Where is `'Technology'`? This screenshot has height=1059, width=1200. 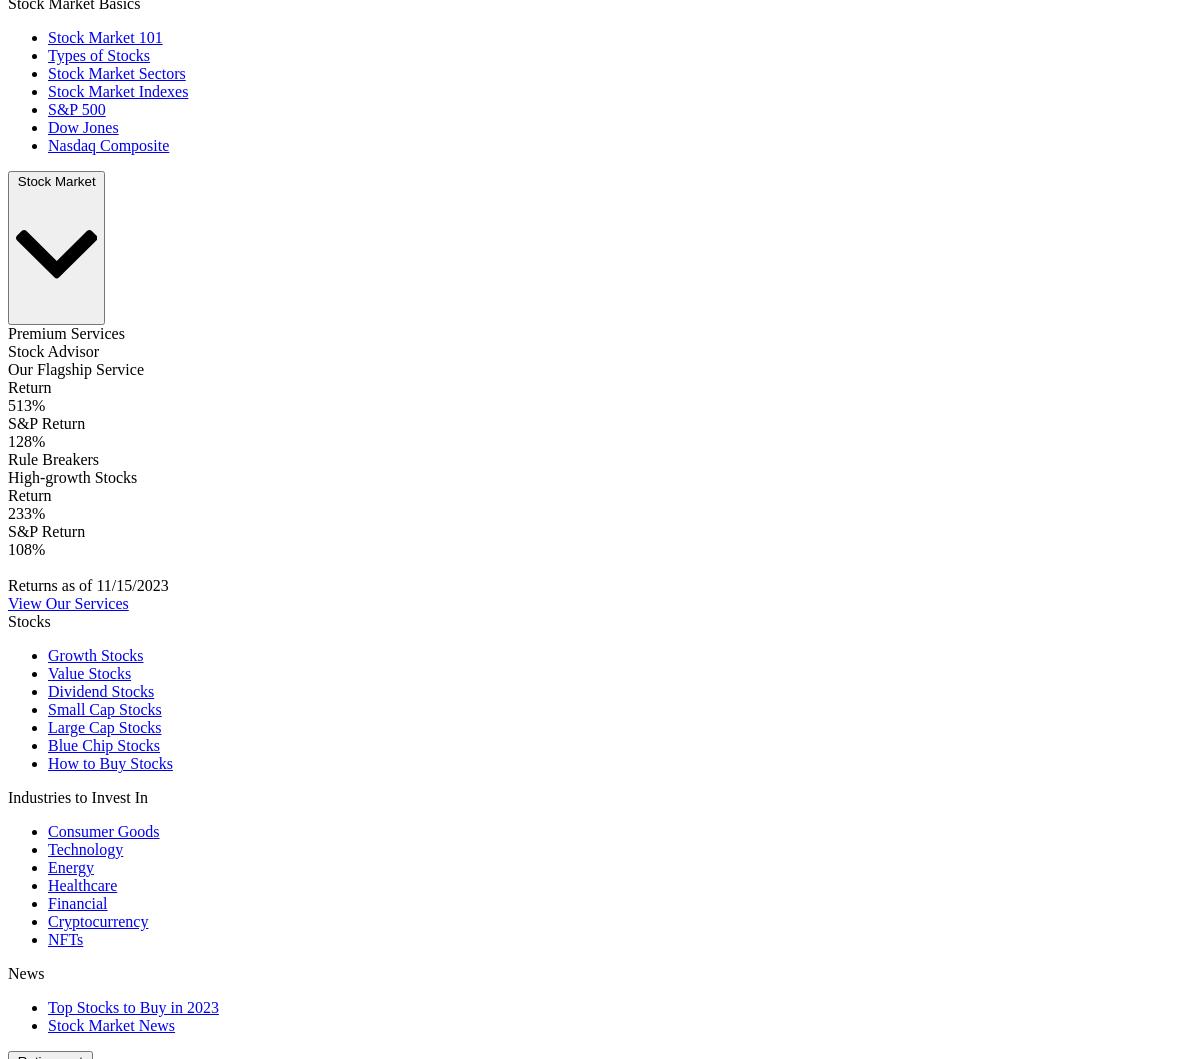 'Technology' is located at coordinates (85, 849).